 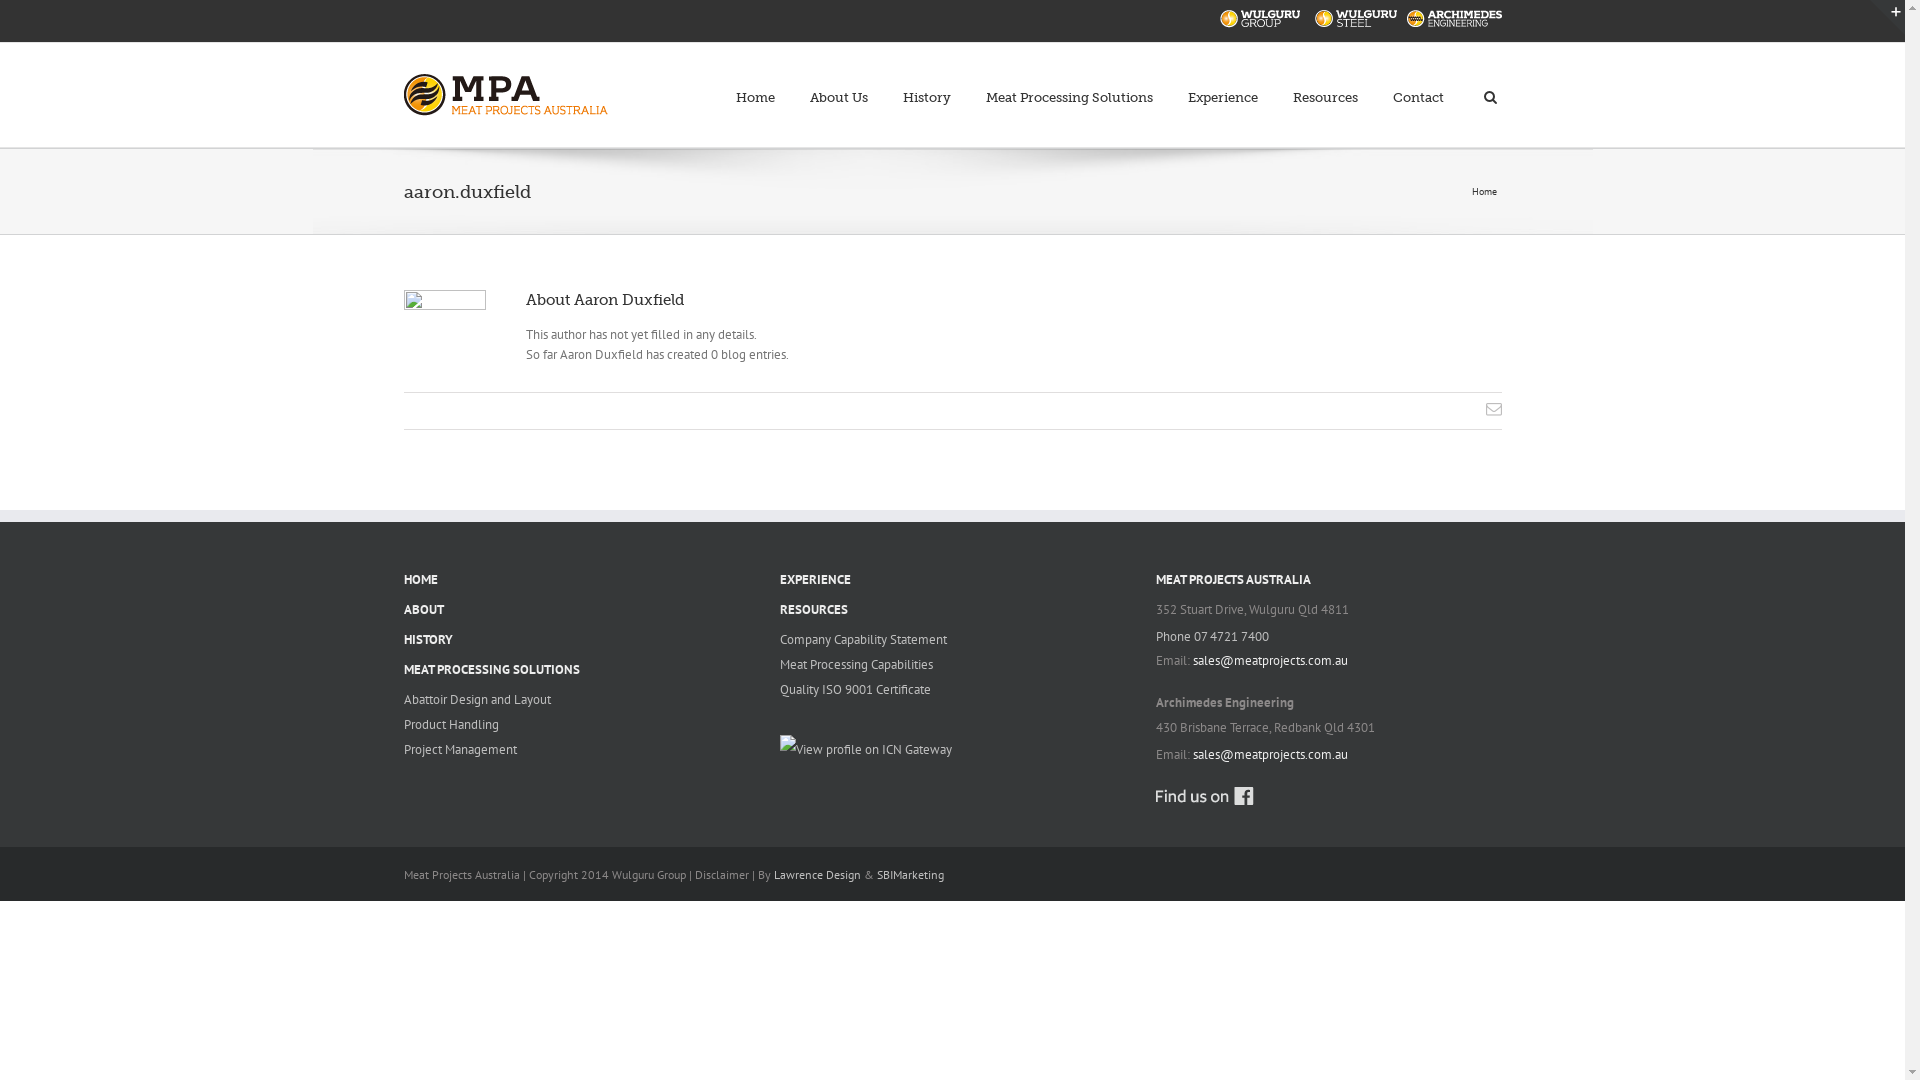 I want to click on 'Mail', so click(x=1493, y=407).